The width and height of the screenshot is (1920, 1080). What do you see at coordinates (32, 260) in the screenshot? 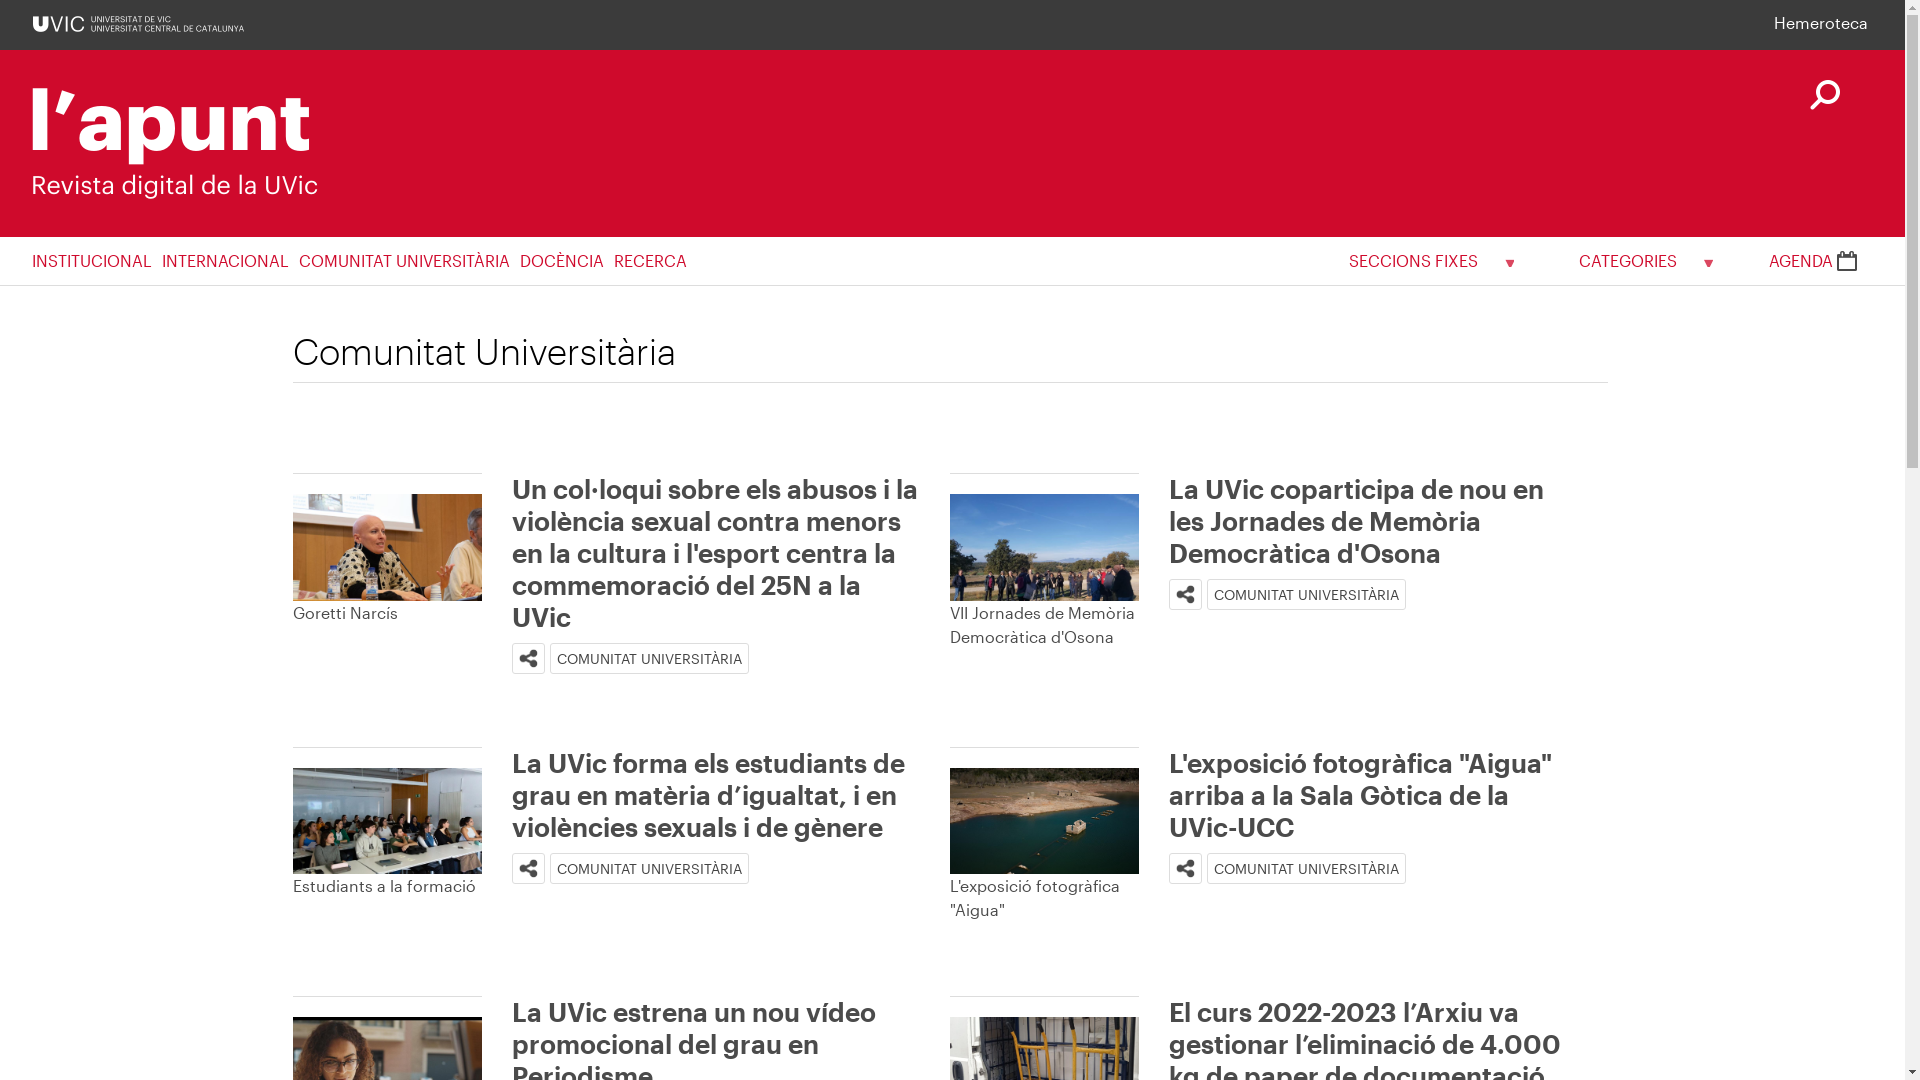
I see `'INSTITUCIONAL'` at bounding box center [32, 260].